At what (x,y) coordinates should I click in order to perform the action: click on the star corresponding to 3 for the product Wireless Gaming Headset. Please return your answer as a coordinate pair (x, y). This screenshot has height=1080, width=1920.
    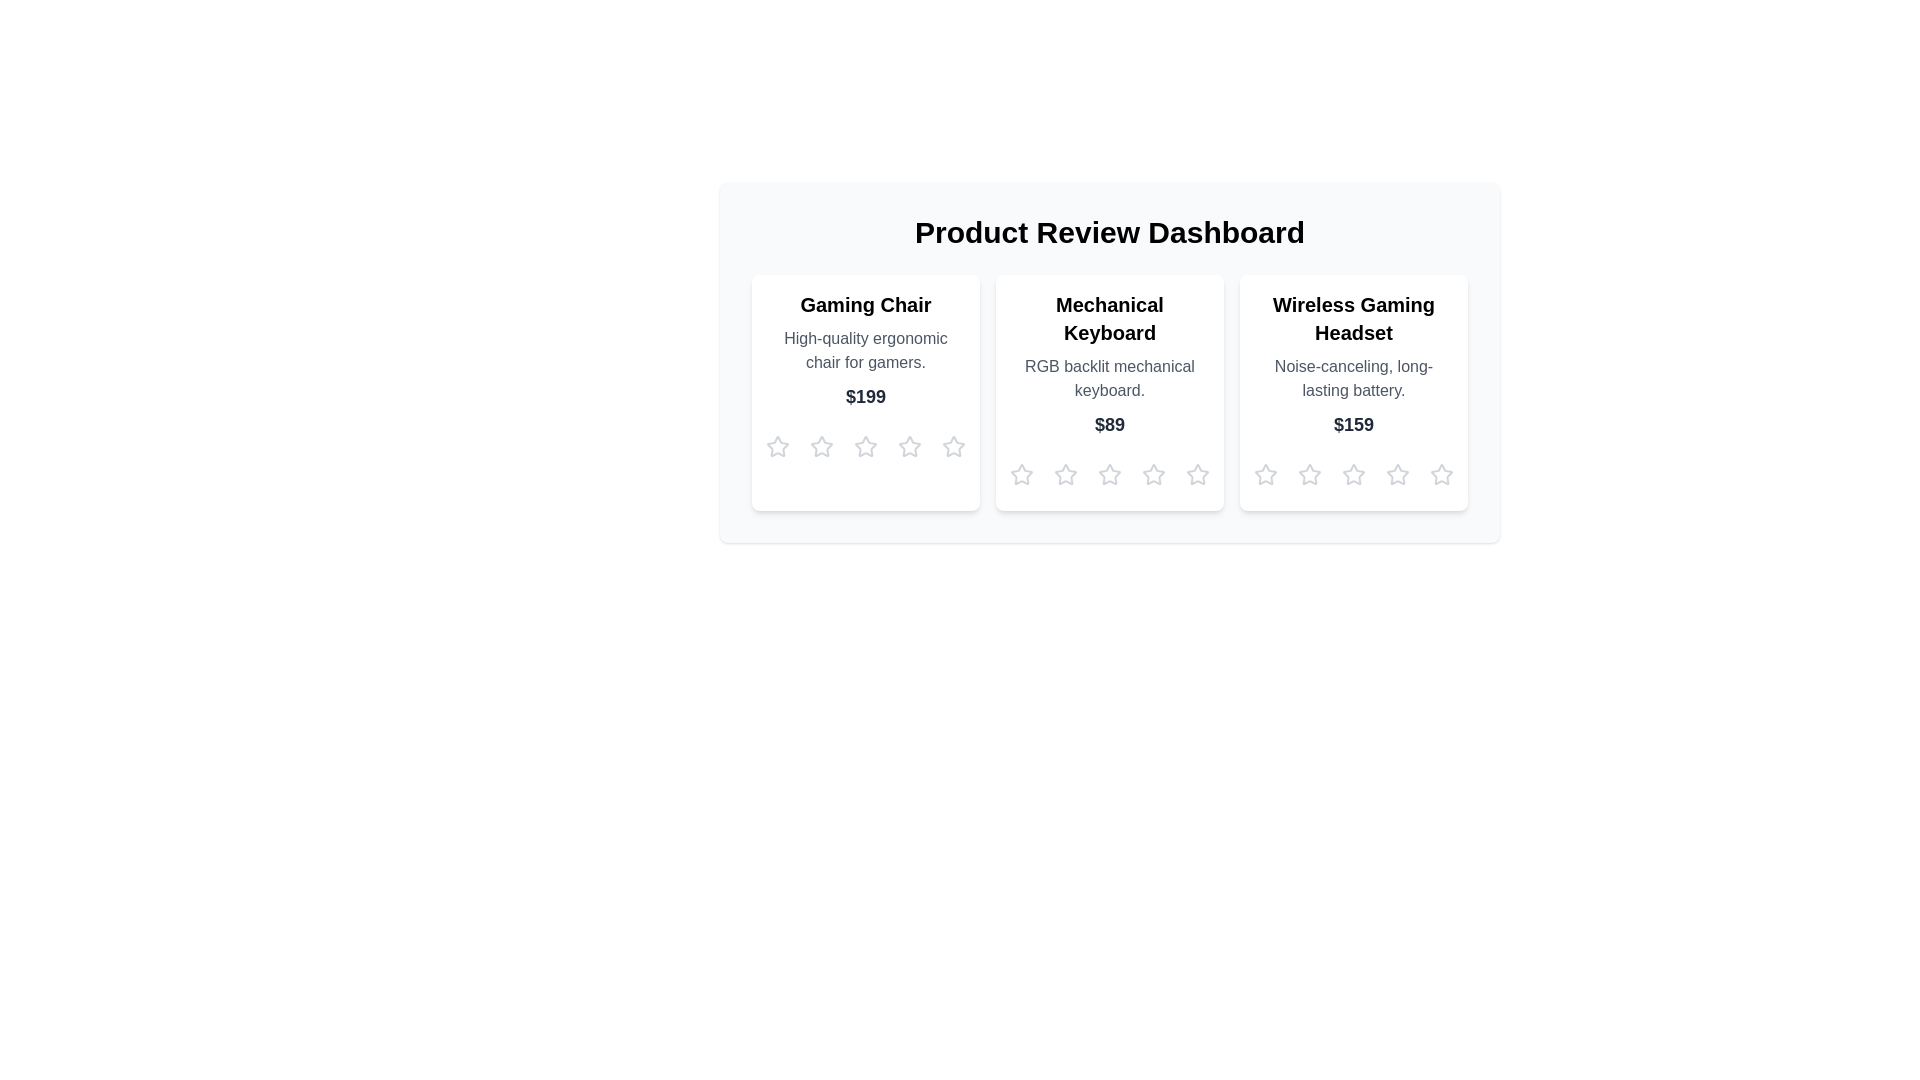
    Looking at the image, I should click on (1353, 474).